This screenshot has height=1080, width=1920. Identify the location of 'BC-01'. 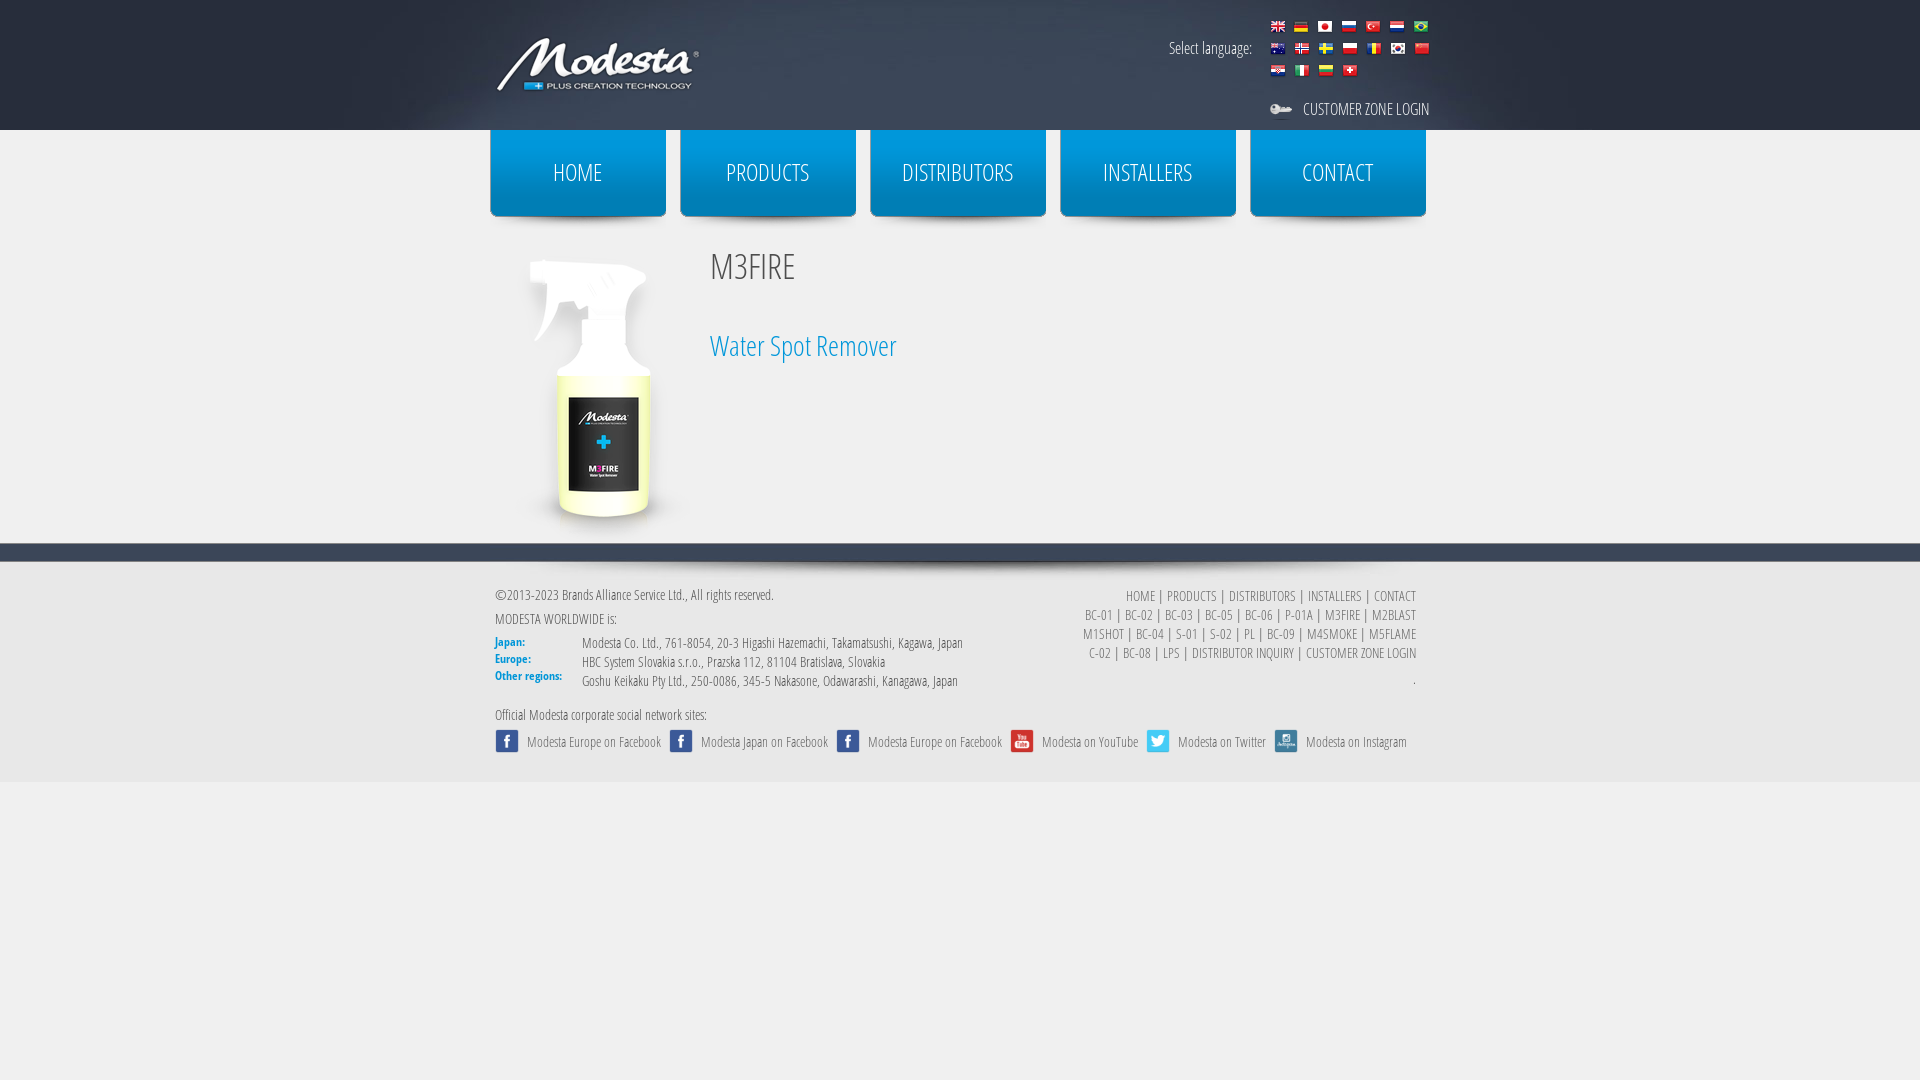
(1098, 613).